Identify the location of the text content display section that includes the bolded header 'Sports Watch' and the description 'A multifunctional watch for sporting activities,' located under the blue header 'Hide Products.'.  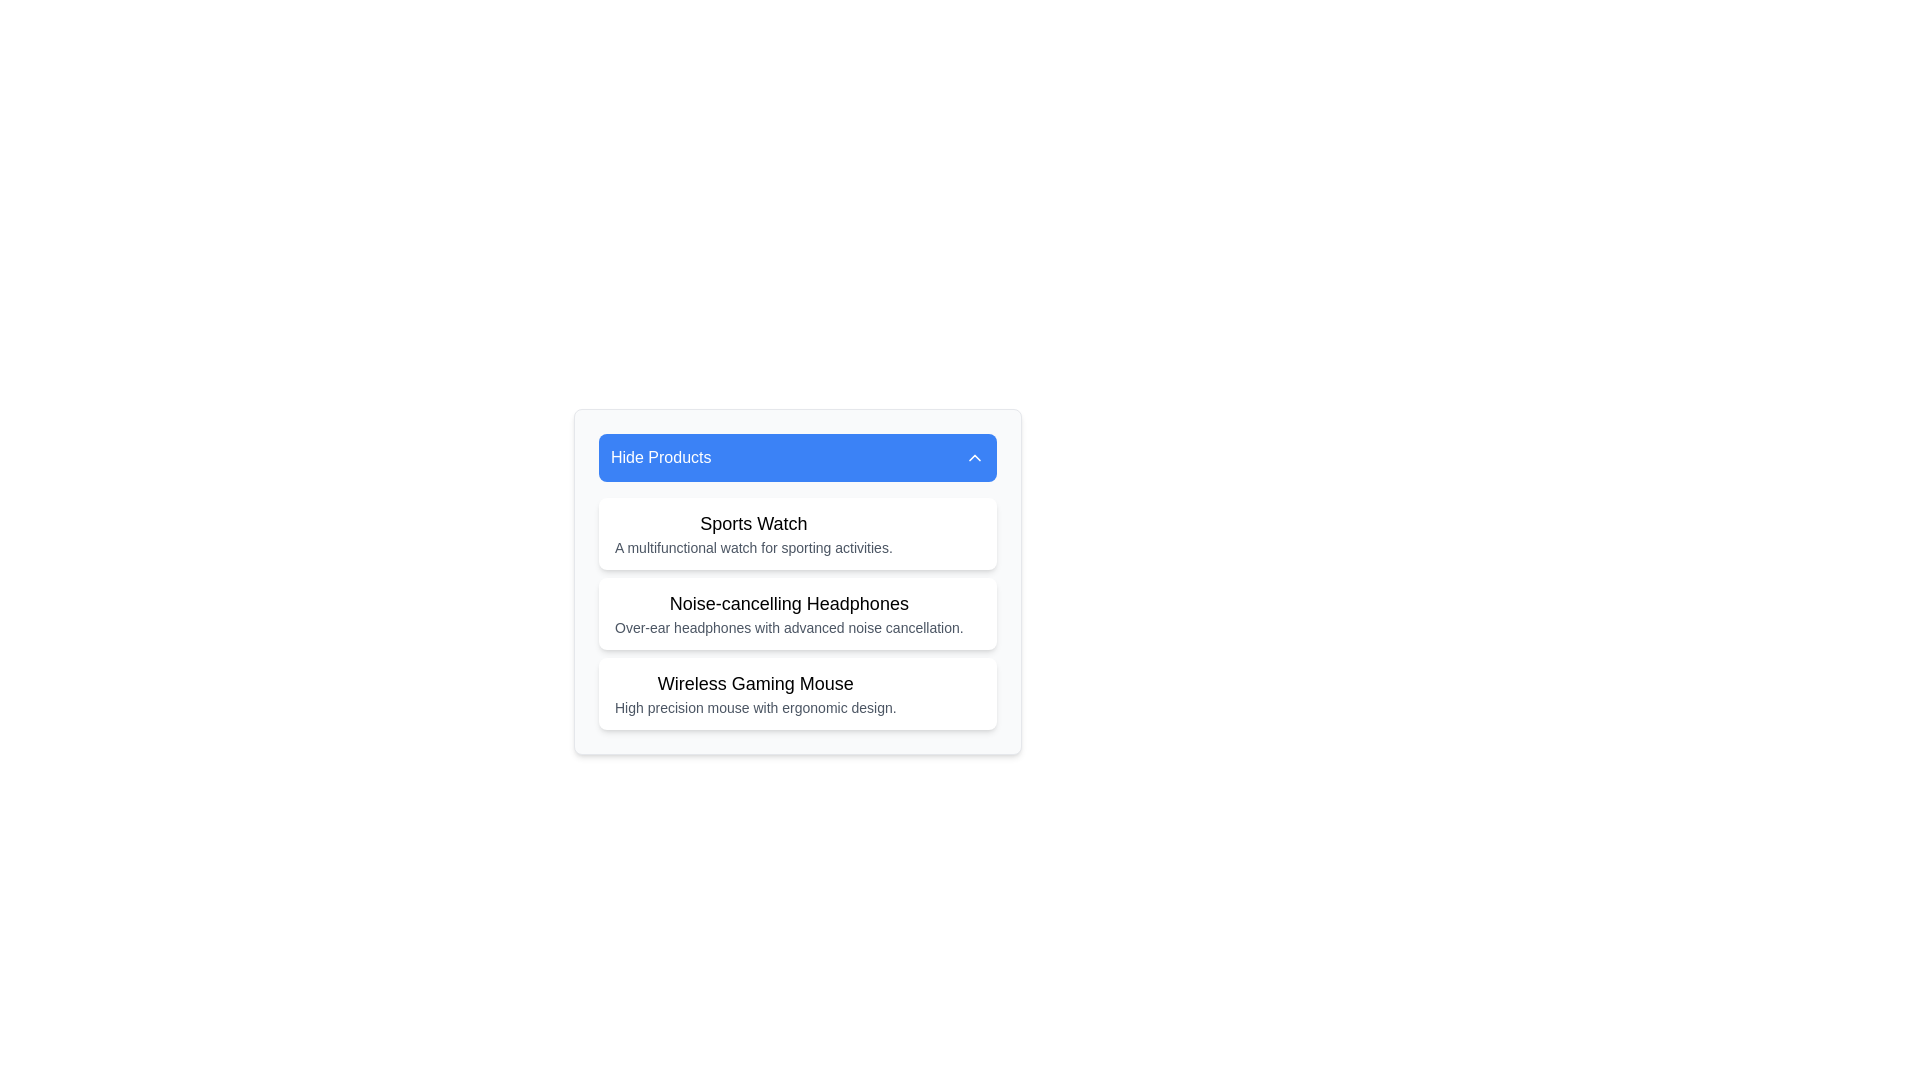
(752, 532).